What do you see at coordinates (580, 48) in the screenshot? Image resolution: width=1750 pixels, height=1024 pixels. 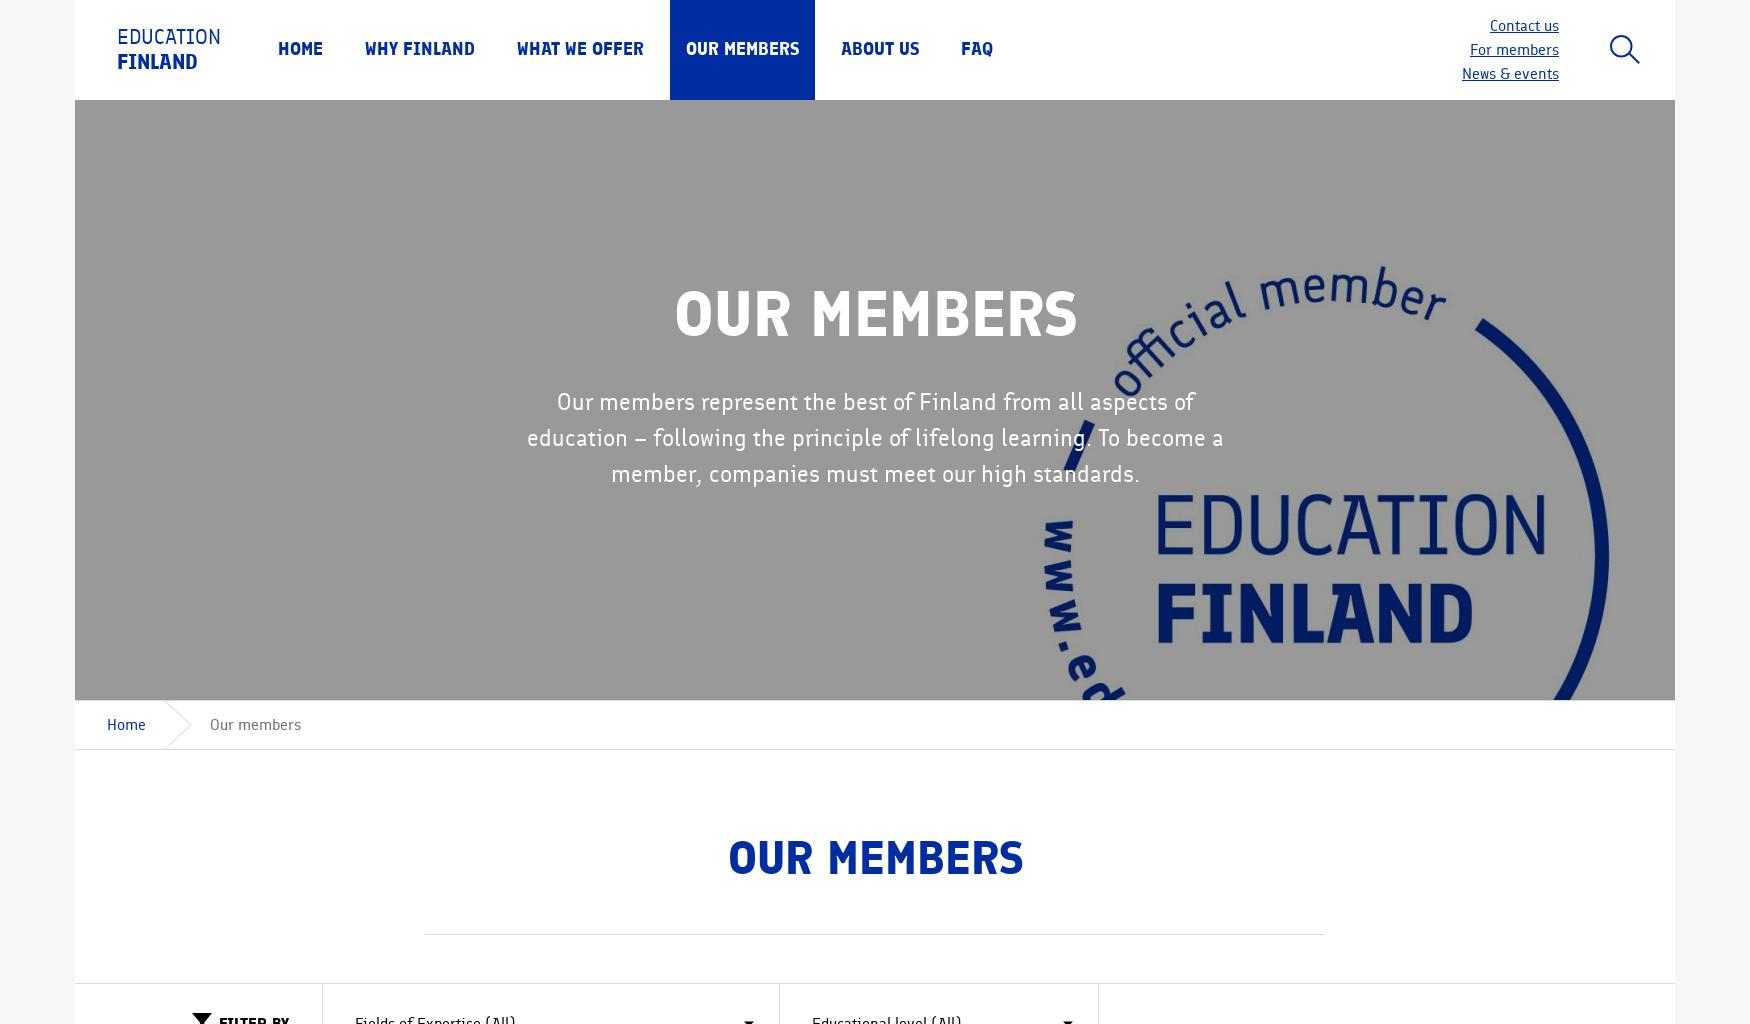 I see `'What we offer'` at bounding box center [580, 48].